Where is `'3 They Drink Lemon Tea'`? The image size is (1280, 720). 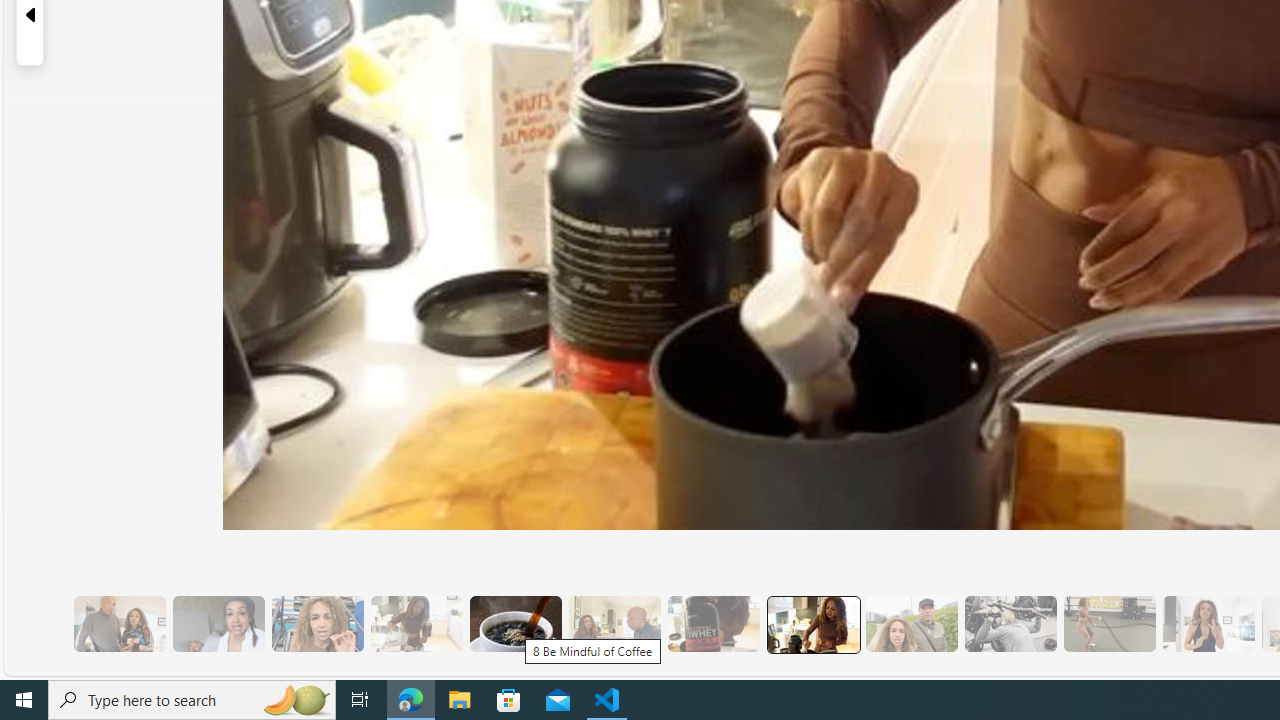 '3 They Drink Lemon Tea' is located at coordinates (415, 623).